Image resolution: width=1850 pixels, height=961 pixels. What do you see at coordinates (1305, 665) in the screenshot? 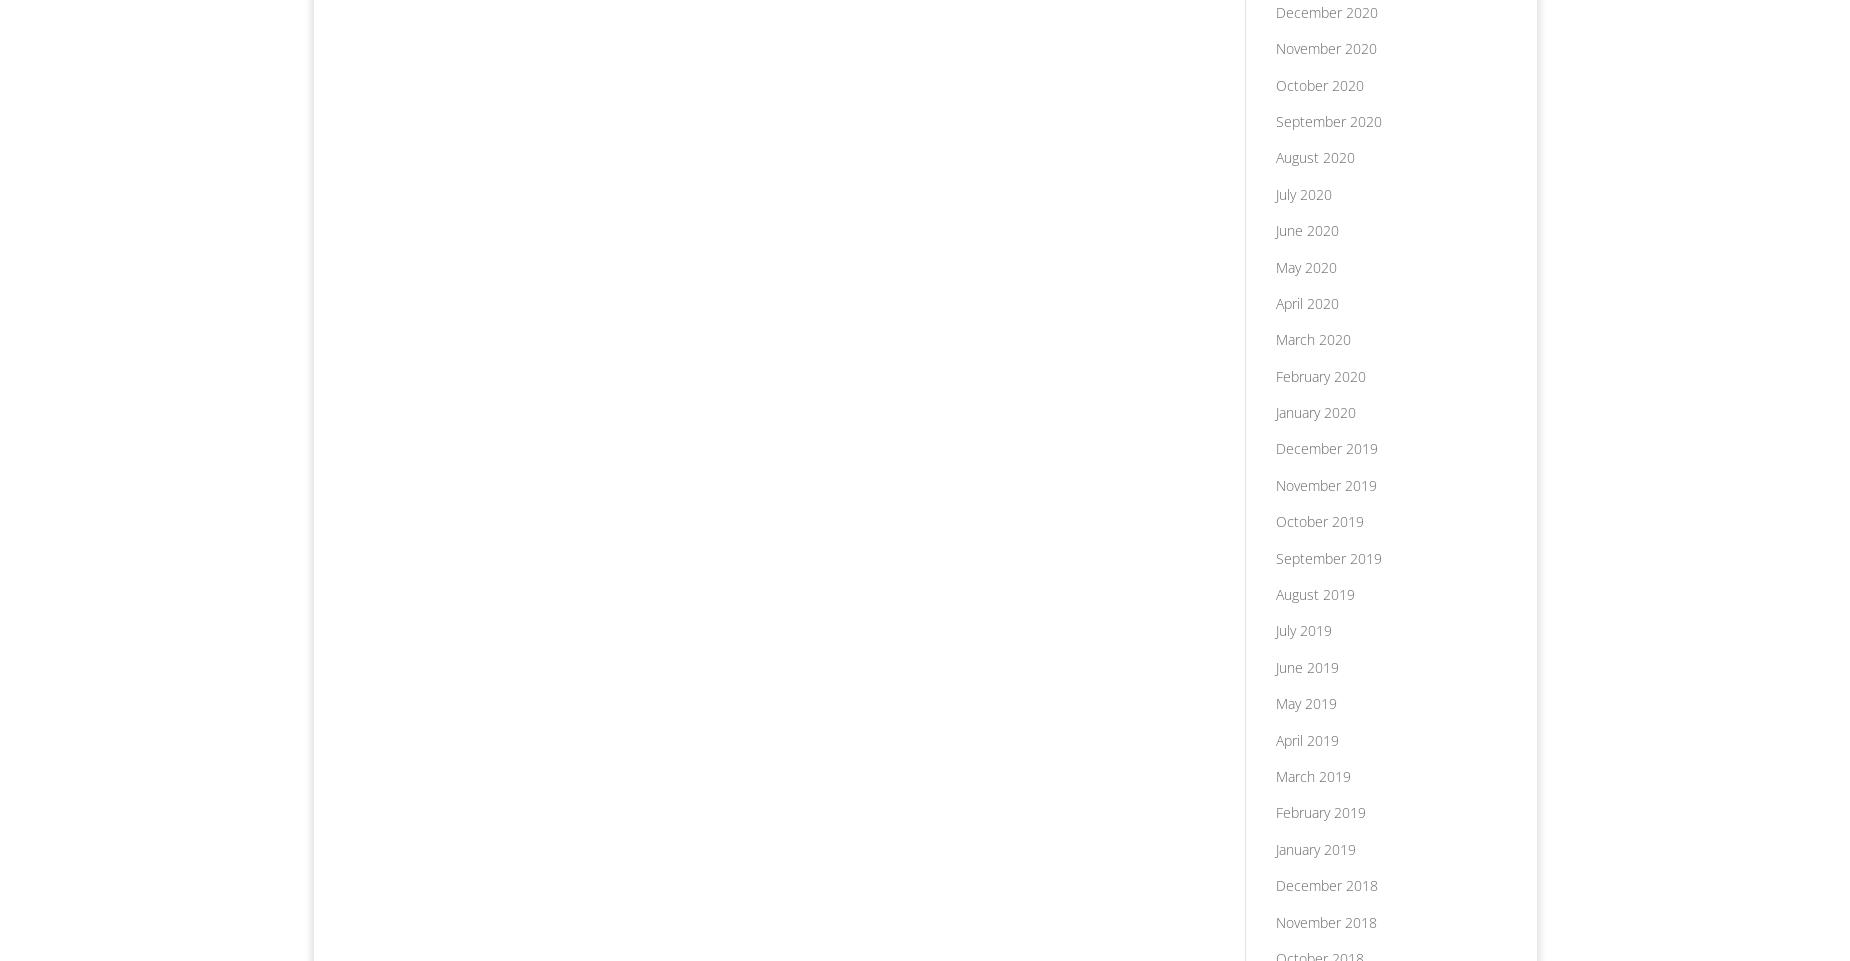
I see `'June 2019'` at bounding box center [1305, 665].